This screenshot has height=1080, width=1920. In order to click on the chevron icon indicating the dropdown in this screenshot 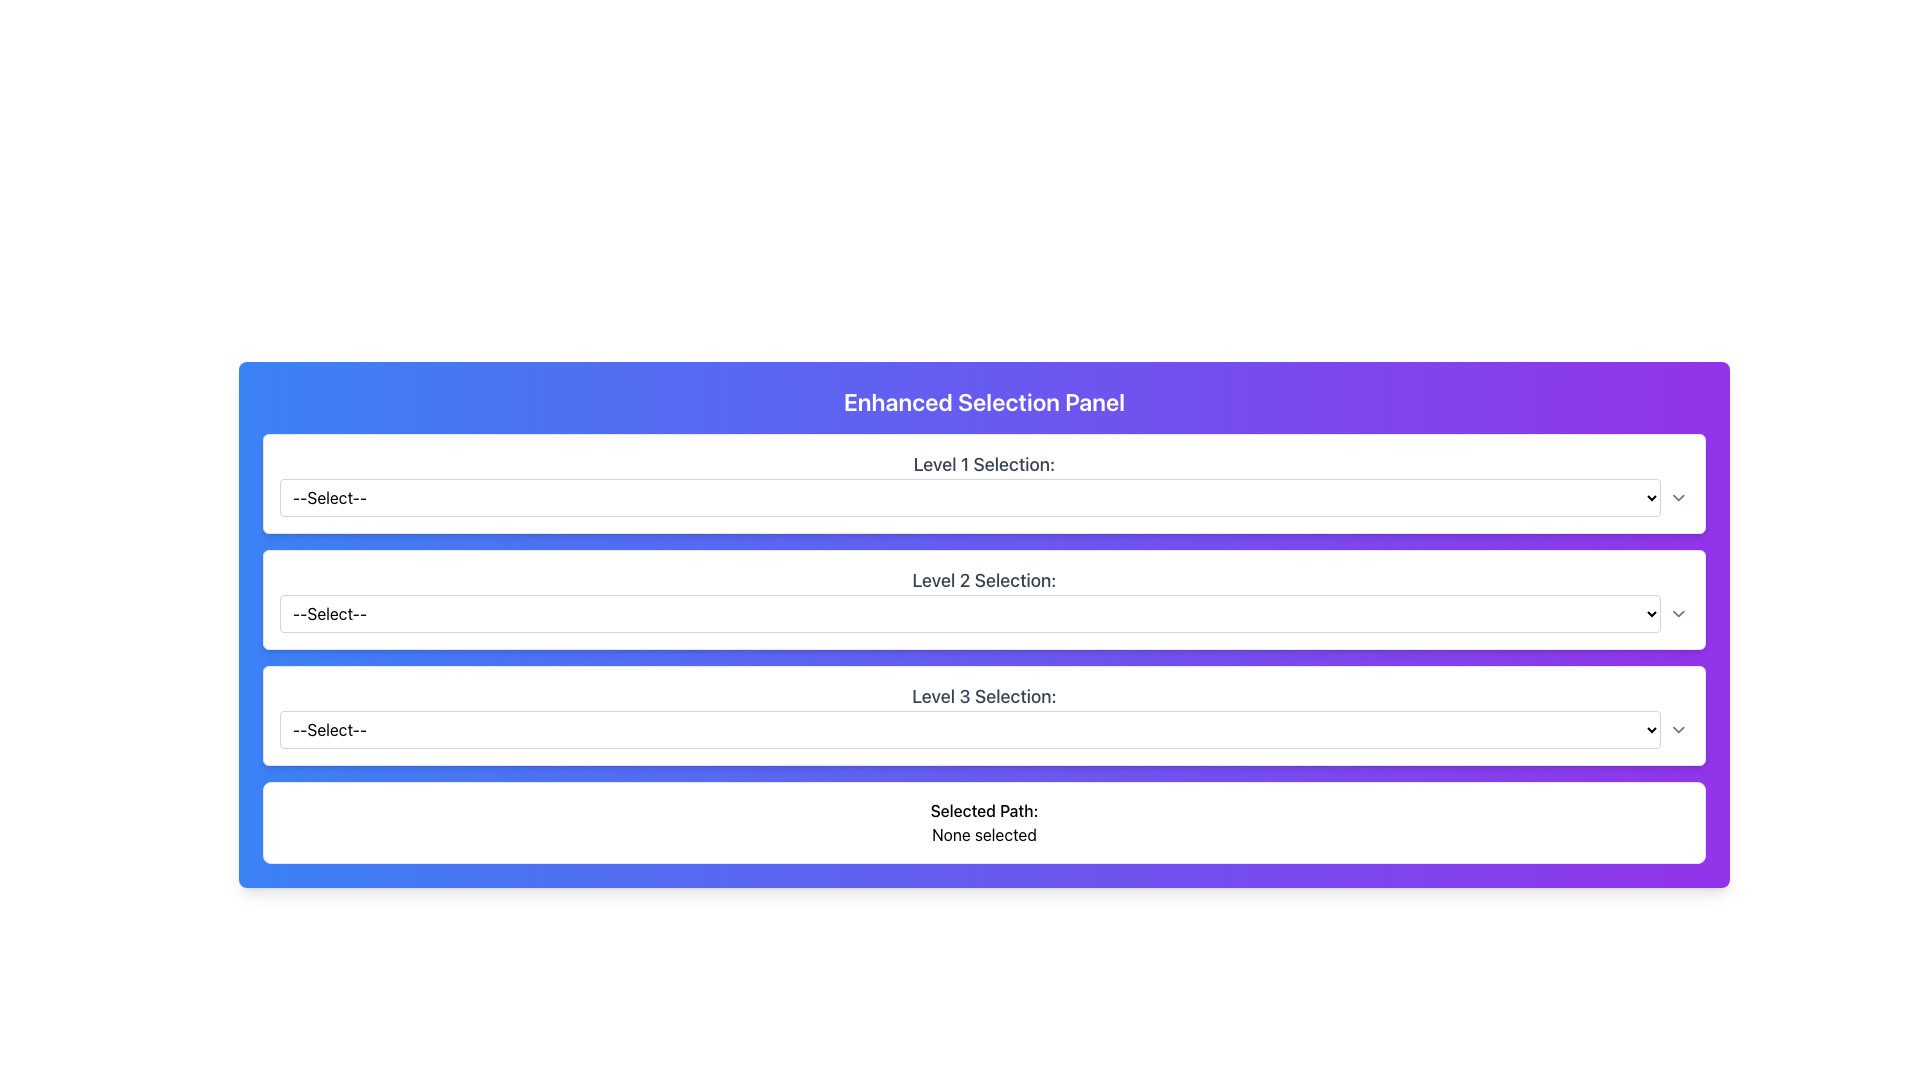, I will do `click(1679, 612)`.